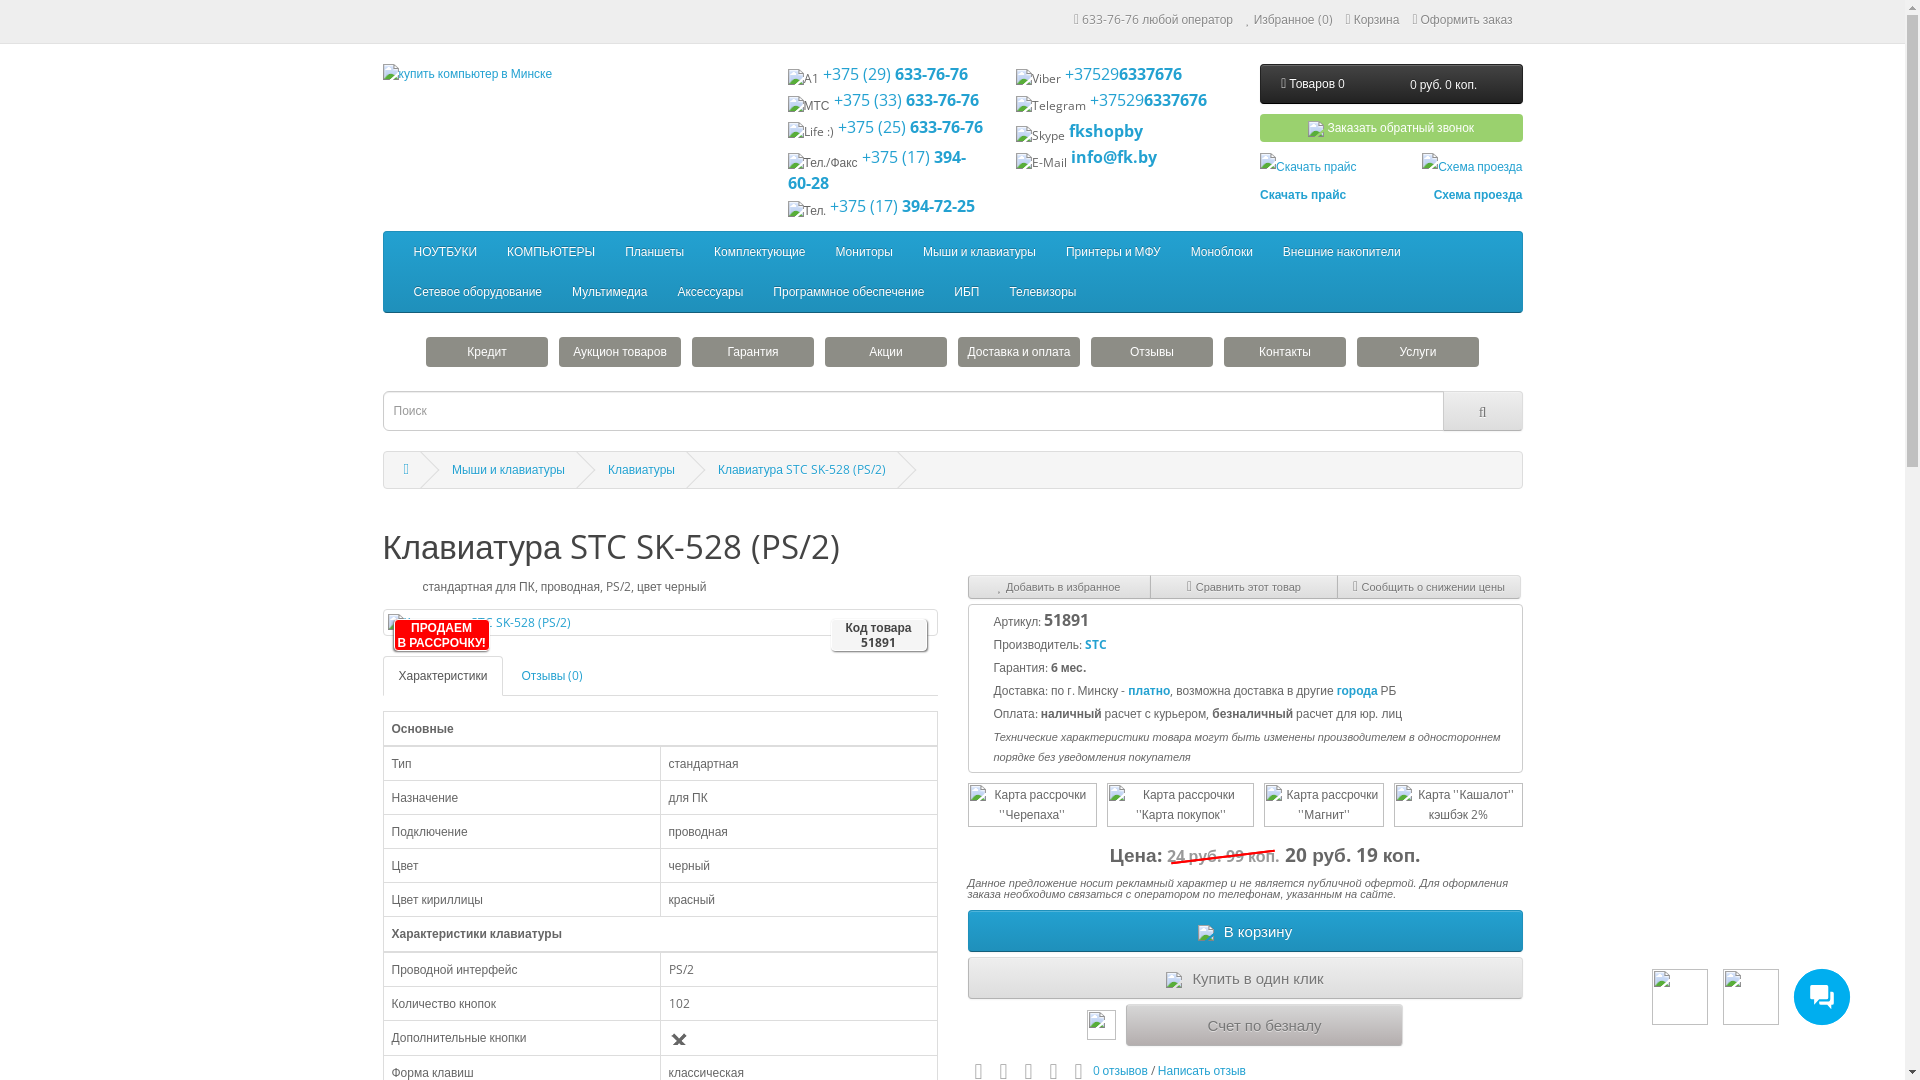 This screenshot has height=1080, width=1920. What do you see at coordinates (1112, 156) in the screenshot?
I see `'info@fk.by'` at bounding box center [1112, 156].